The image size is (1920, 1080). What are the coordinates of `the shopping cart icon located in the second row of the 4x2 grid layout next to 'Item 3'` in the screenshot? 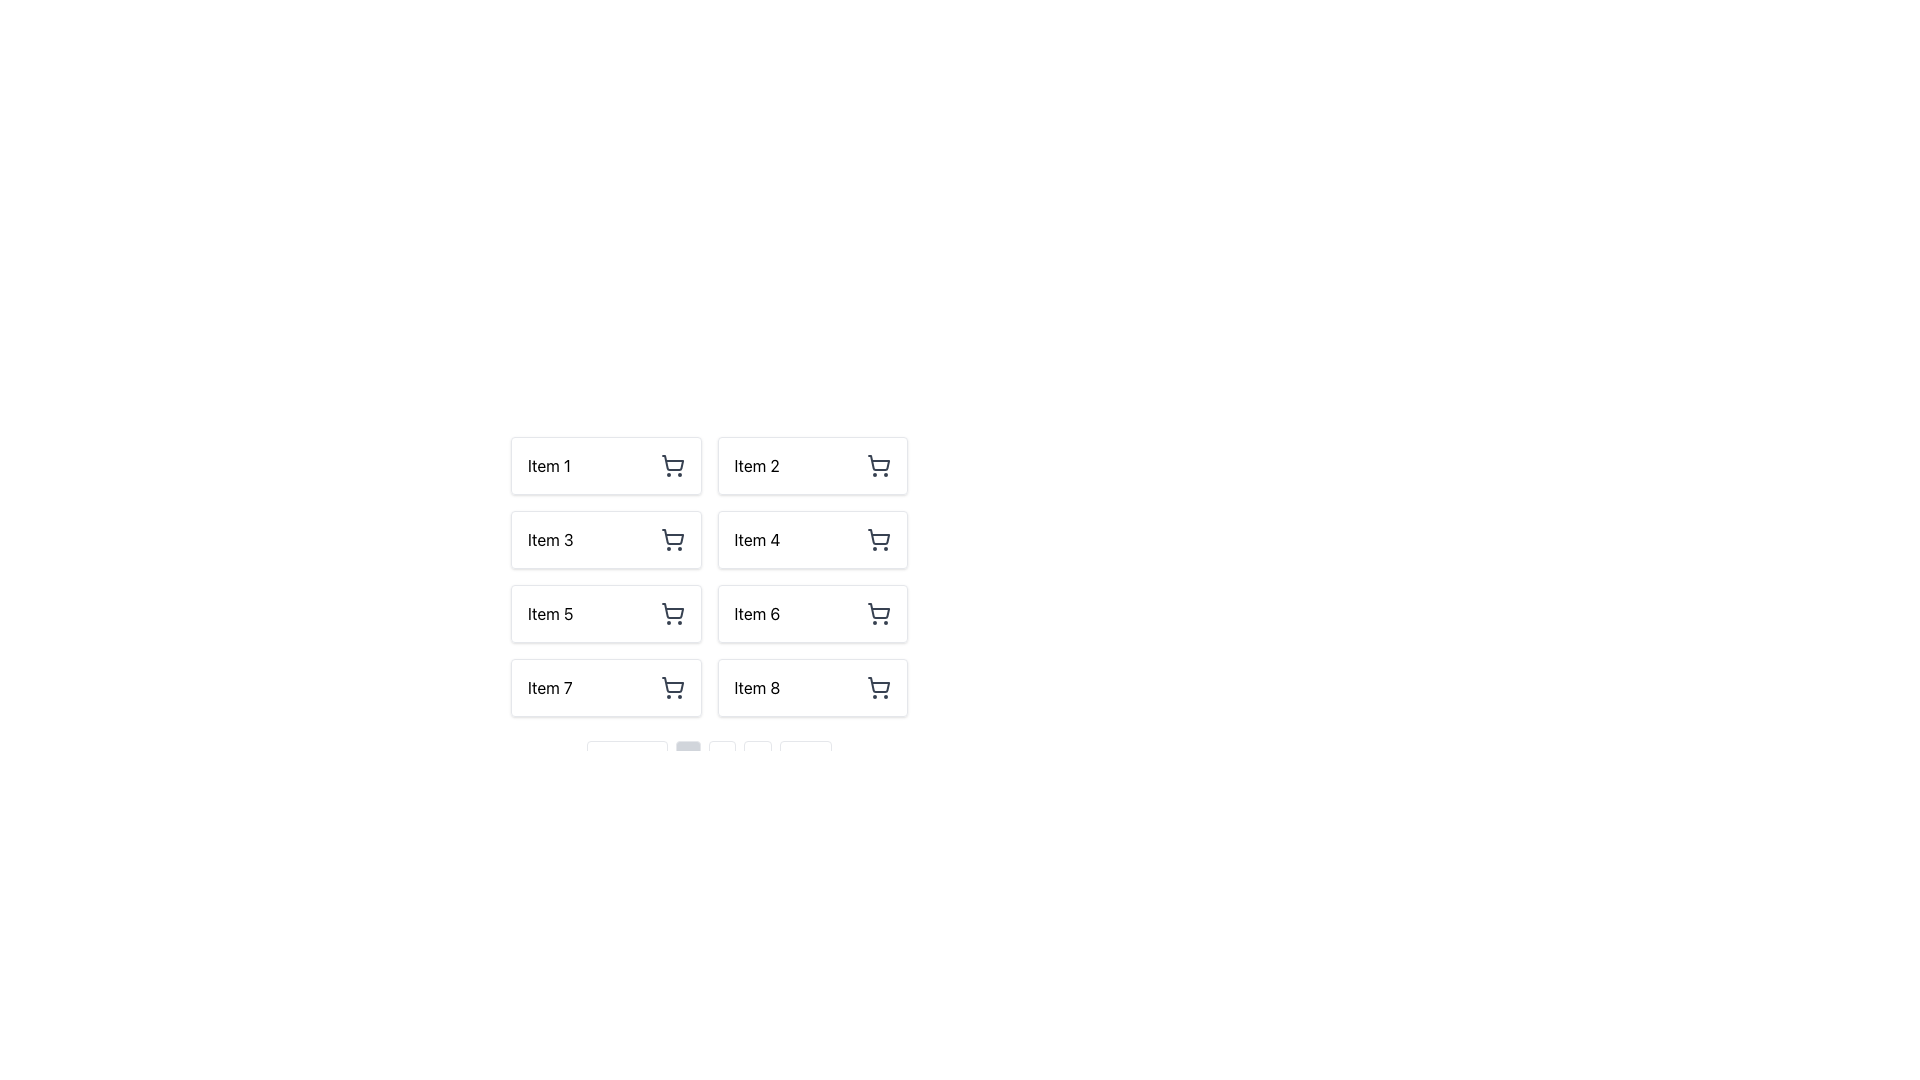 It's located at (672, 540).